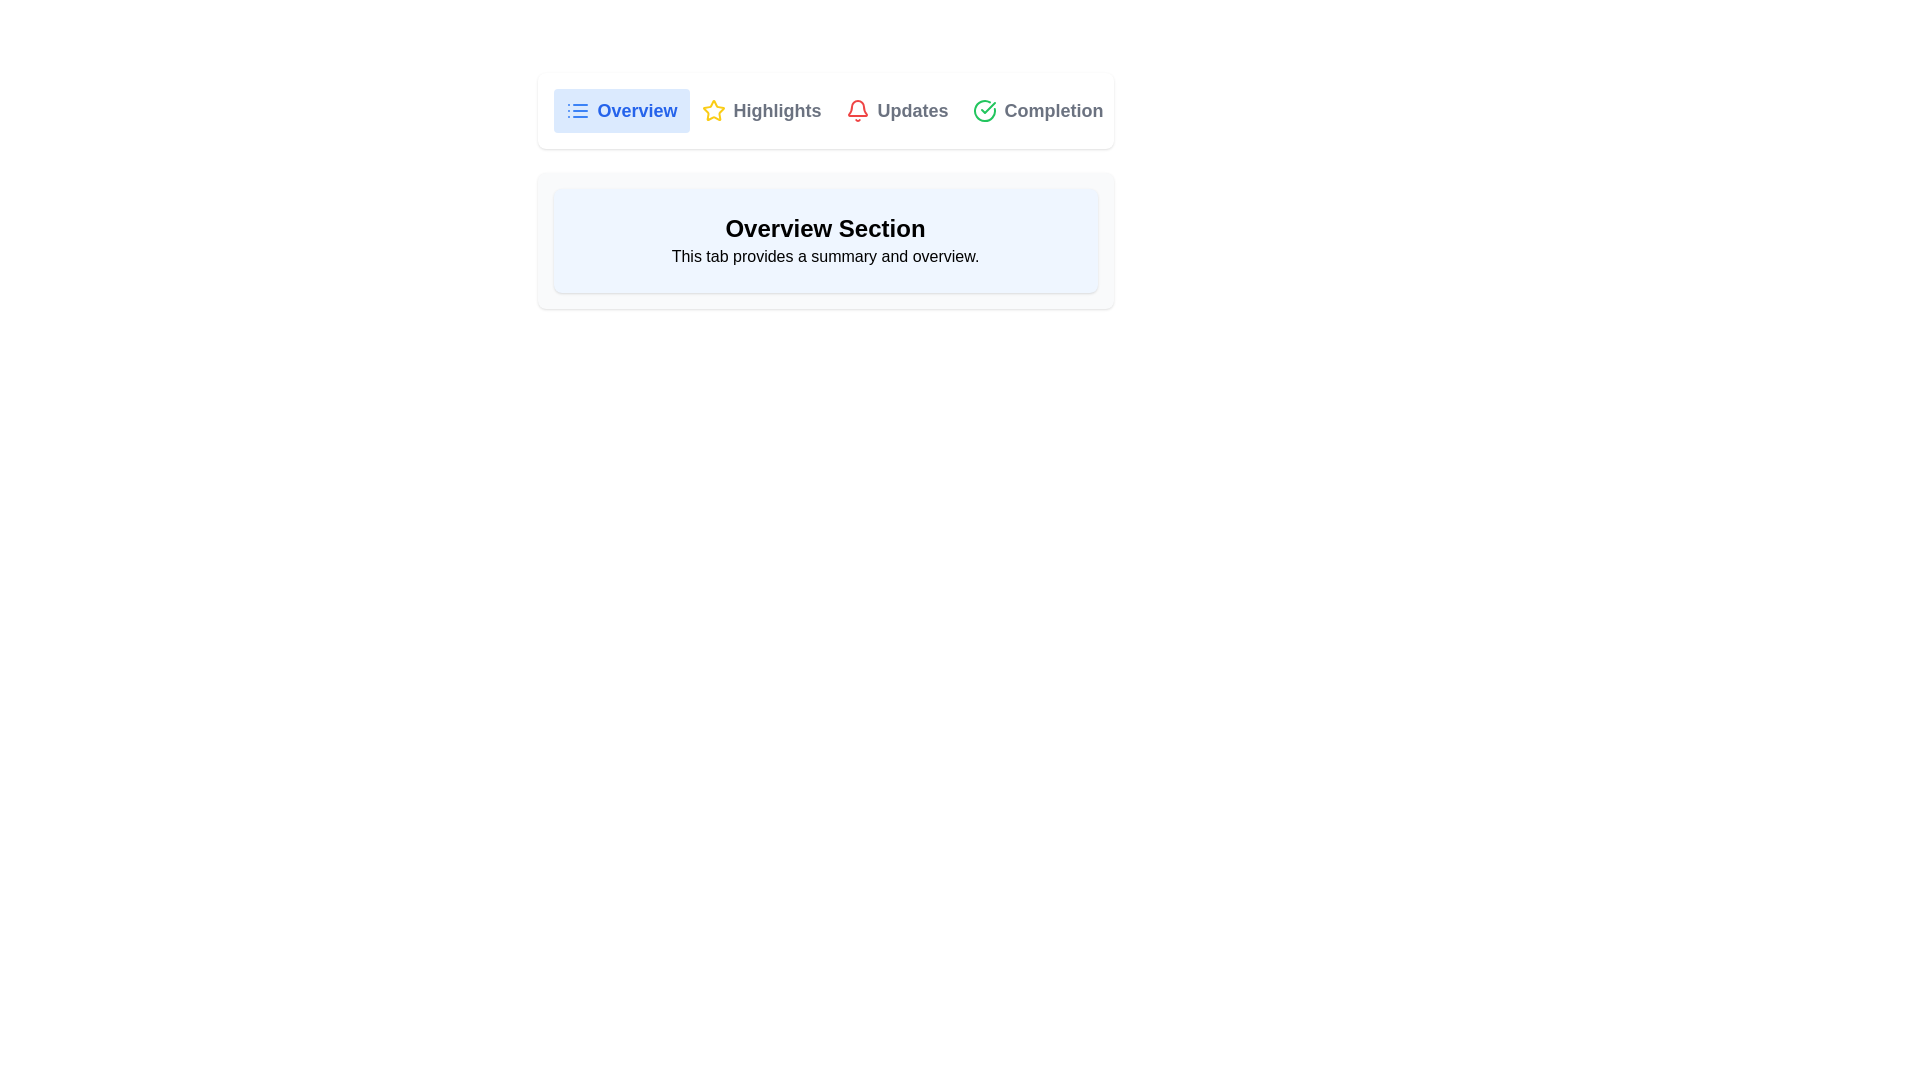 The width and height of the screenshot is (1920, 1080). Describe the element at coordinates (912, 111) in the screenshot. I see `the 'Updates' label in the Navigation Tab` at that location.